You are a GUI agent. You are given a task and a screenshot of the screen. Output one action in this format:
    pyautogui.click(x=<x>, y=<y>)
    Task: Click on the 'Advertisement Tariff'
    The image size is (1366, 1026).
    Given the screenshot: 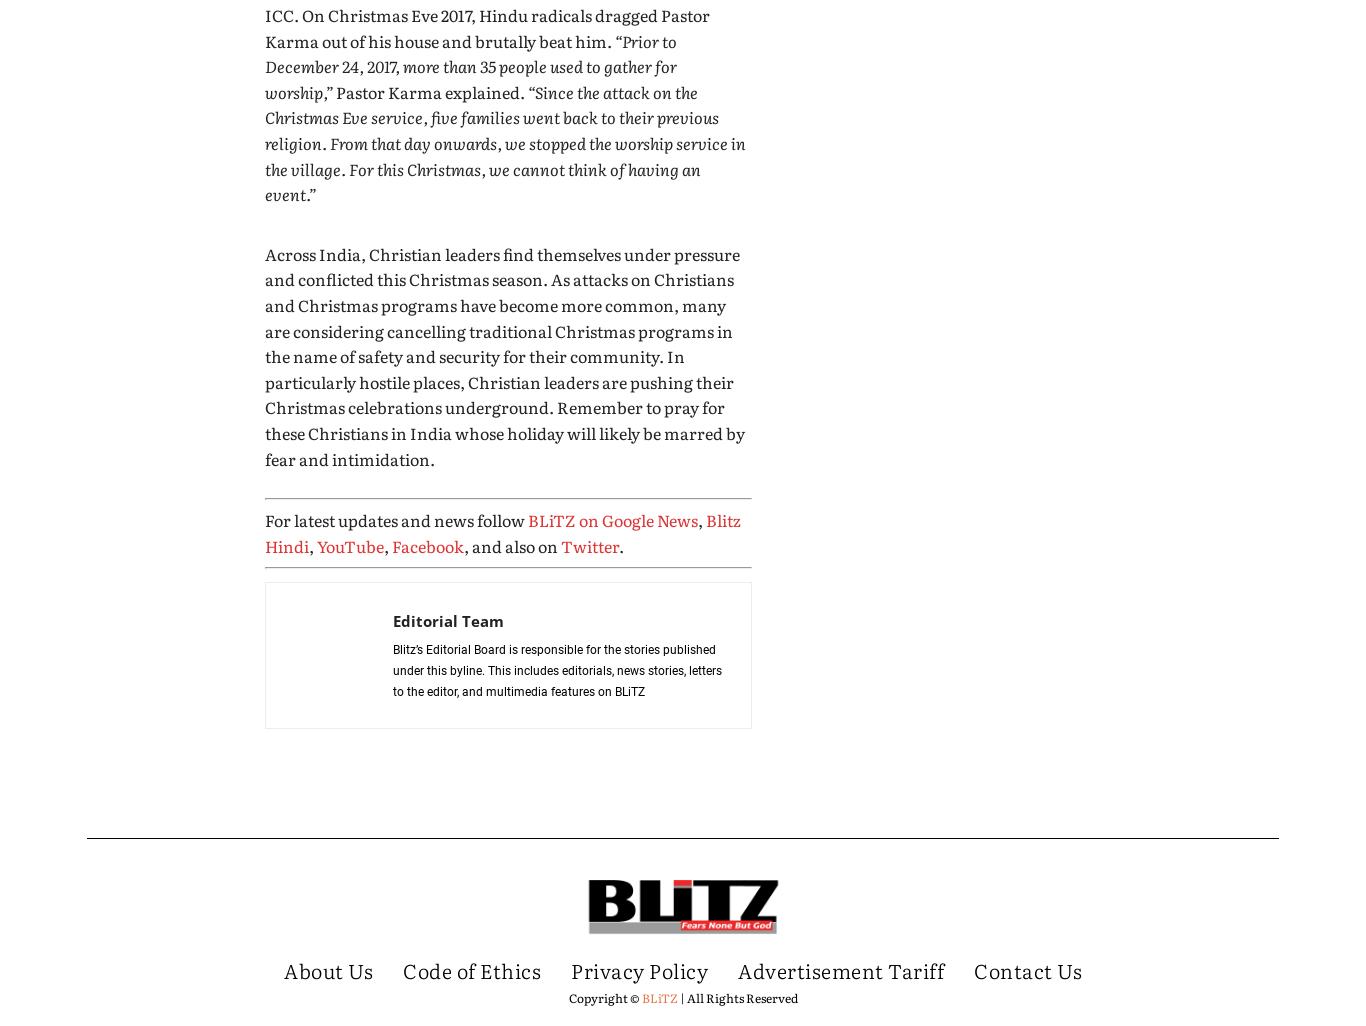 What is the action you would take?
    pyautogui.click(x=840, y=968)
    